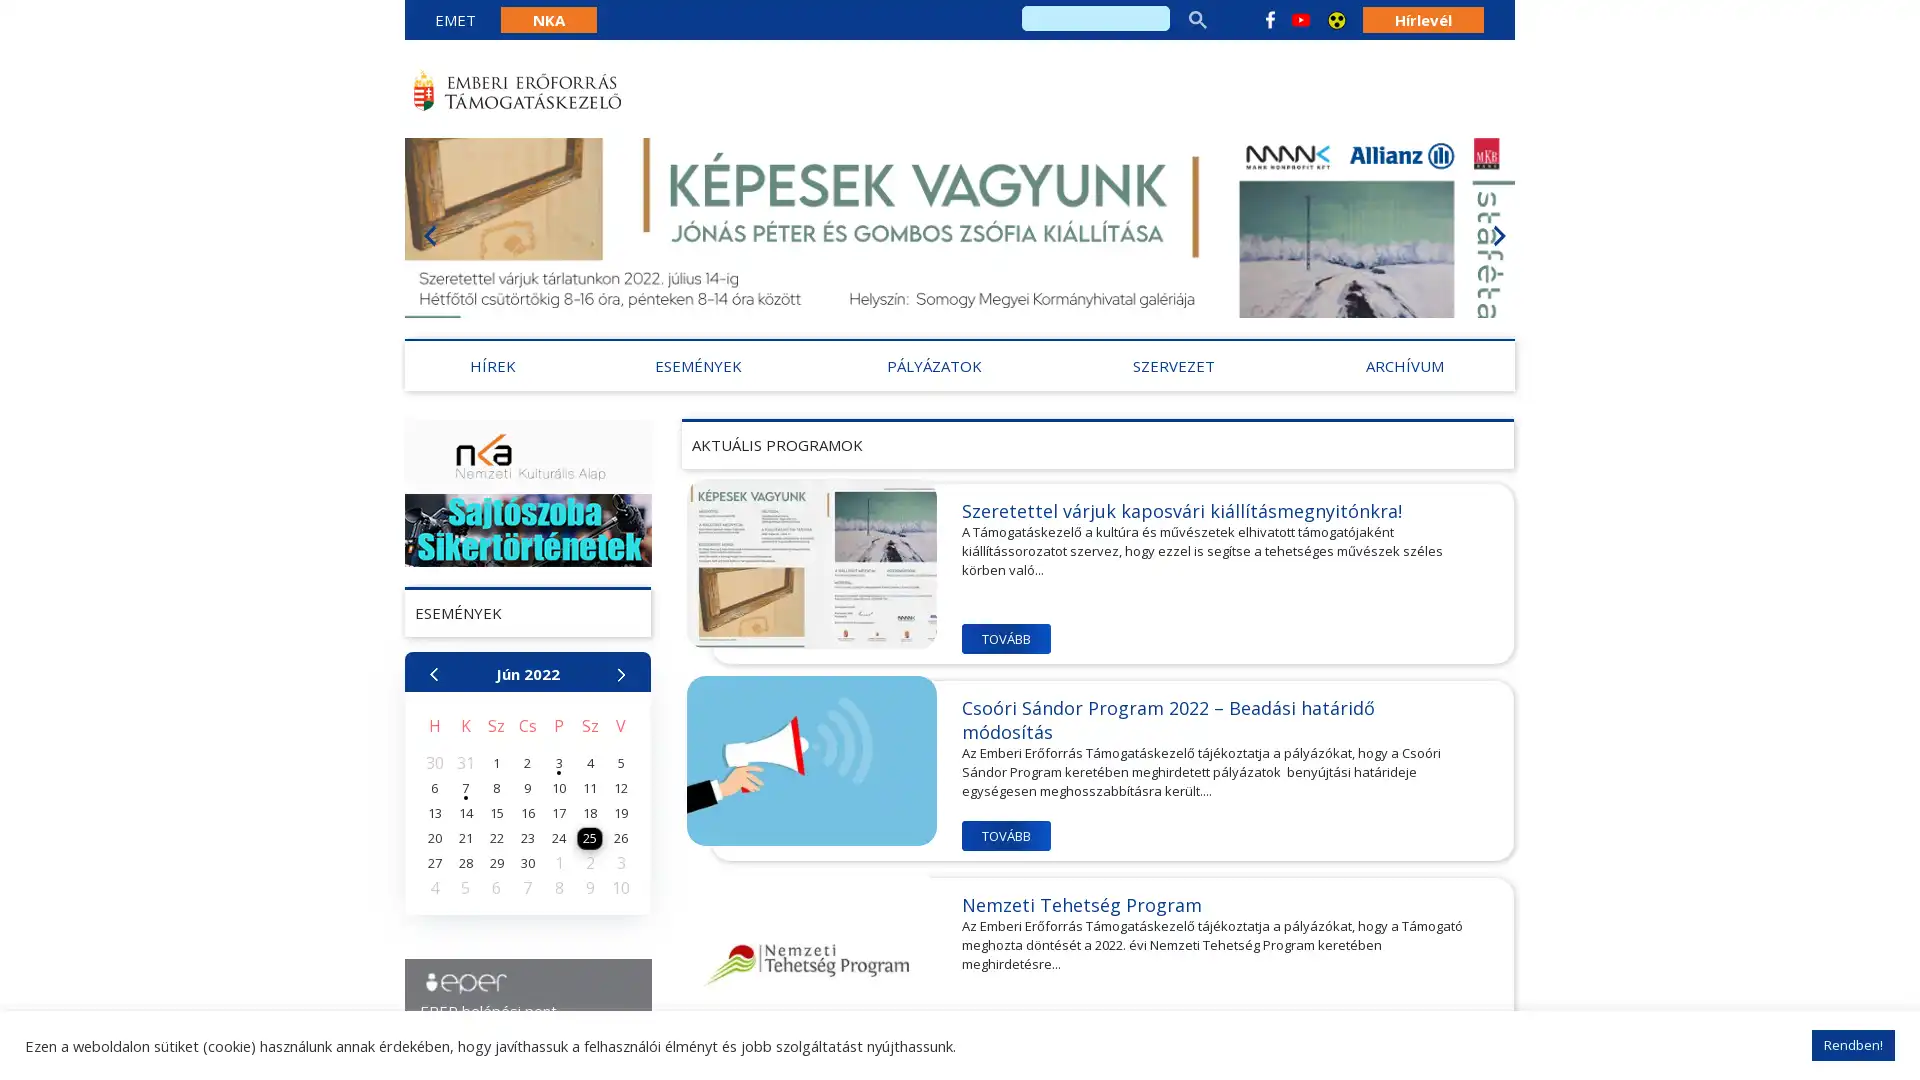 The width and height of the screenshot is (1920, 1080). What do you see at coordinates (1174, 366) in the screenshot?
I see `SZERVEZET` at bounding box center [1174, 366].